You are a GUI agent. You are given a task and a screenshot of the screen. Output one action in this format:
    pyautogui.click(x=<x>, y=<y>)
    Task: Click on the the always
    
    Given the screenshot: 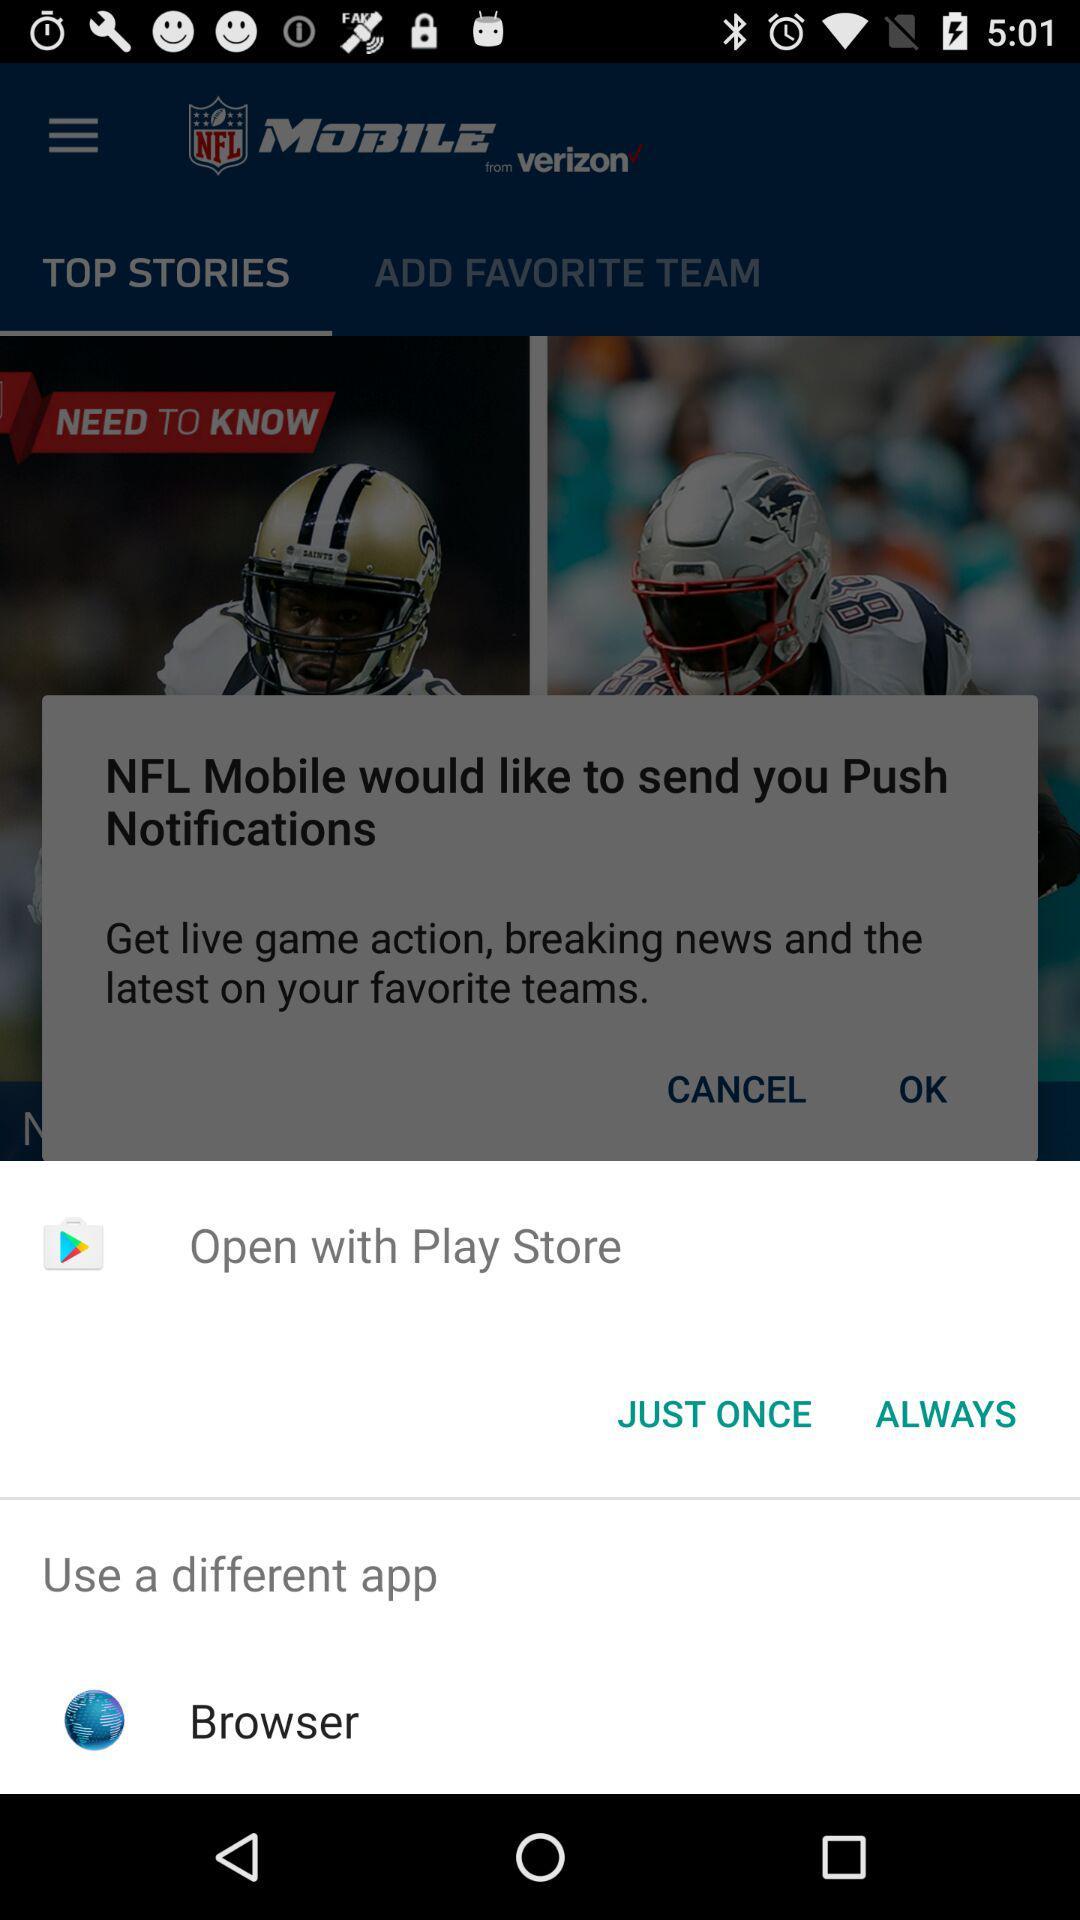 What is the action you would take?
    pyautogui.click(x=945, y=1411)
    